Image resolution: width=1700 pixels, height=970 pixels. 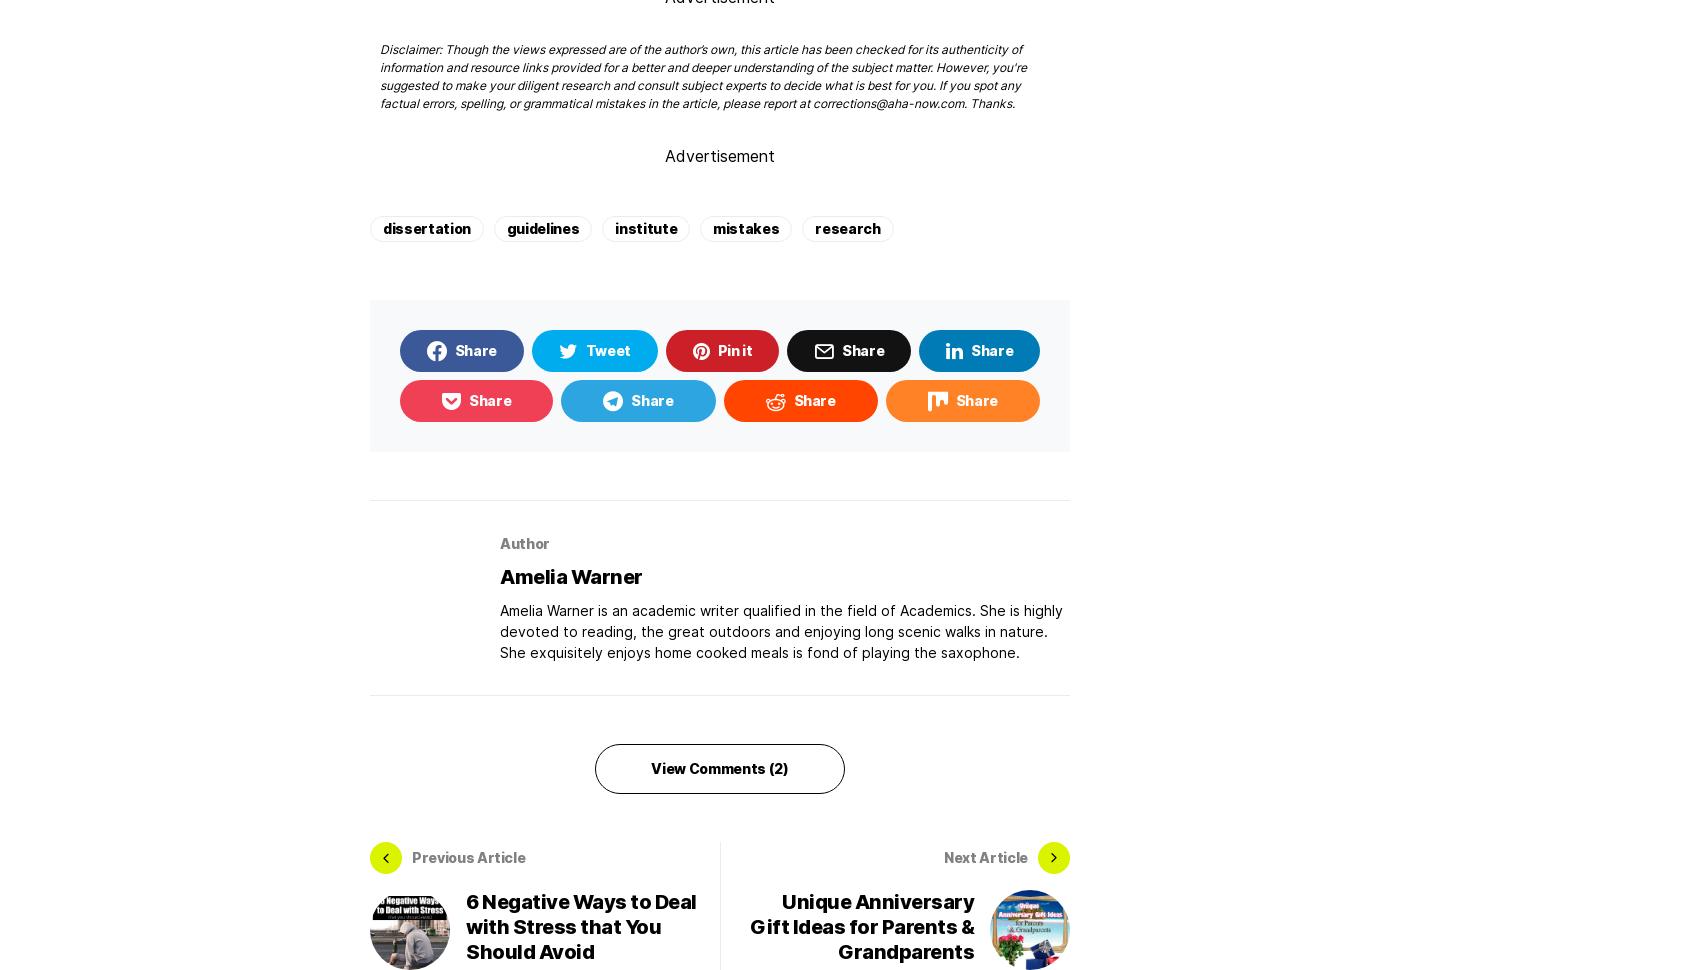 What do you see at coordinates (719, 766) in the screenshot?
I see `'View Comments (2)'` at bounding box center [719, 766].